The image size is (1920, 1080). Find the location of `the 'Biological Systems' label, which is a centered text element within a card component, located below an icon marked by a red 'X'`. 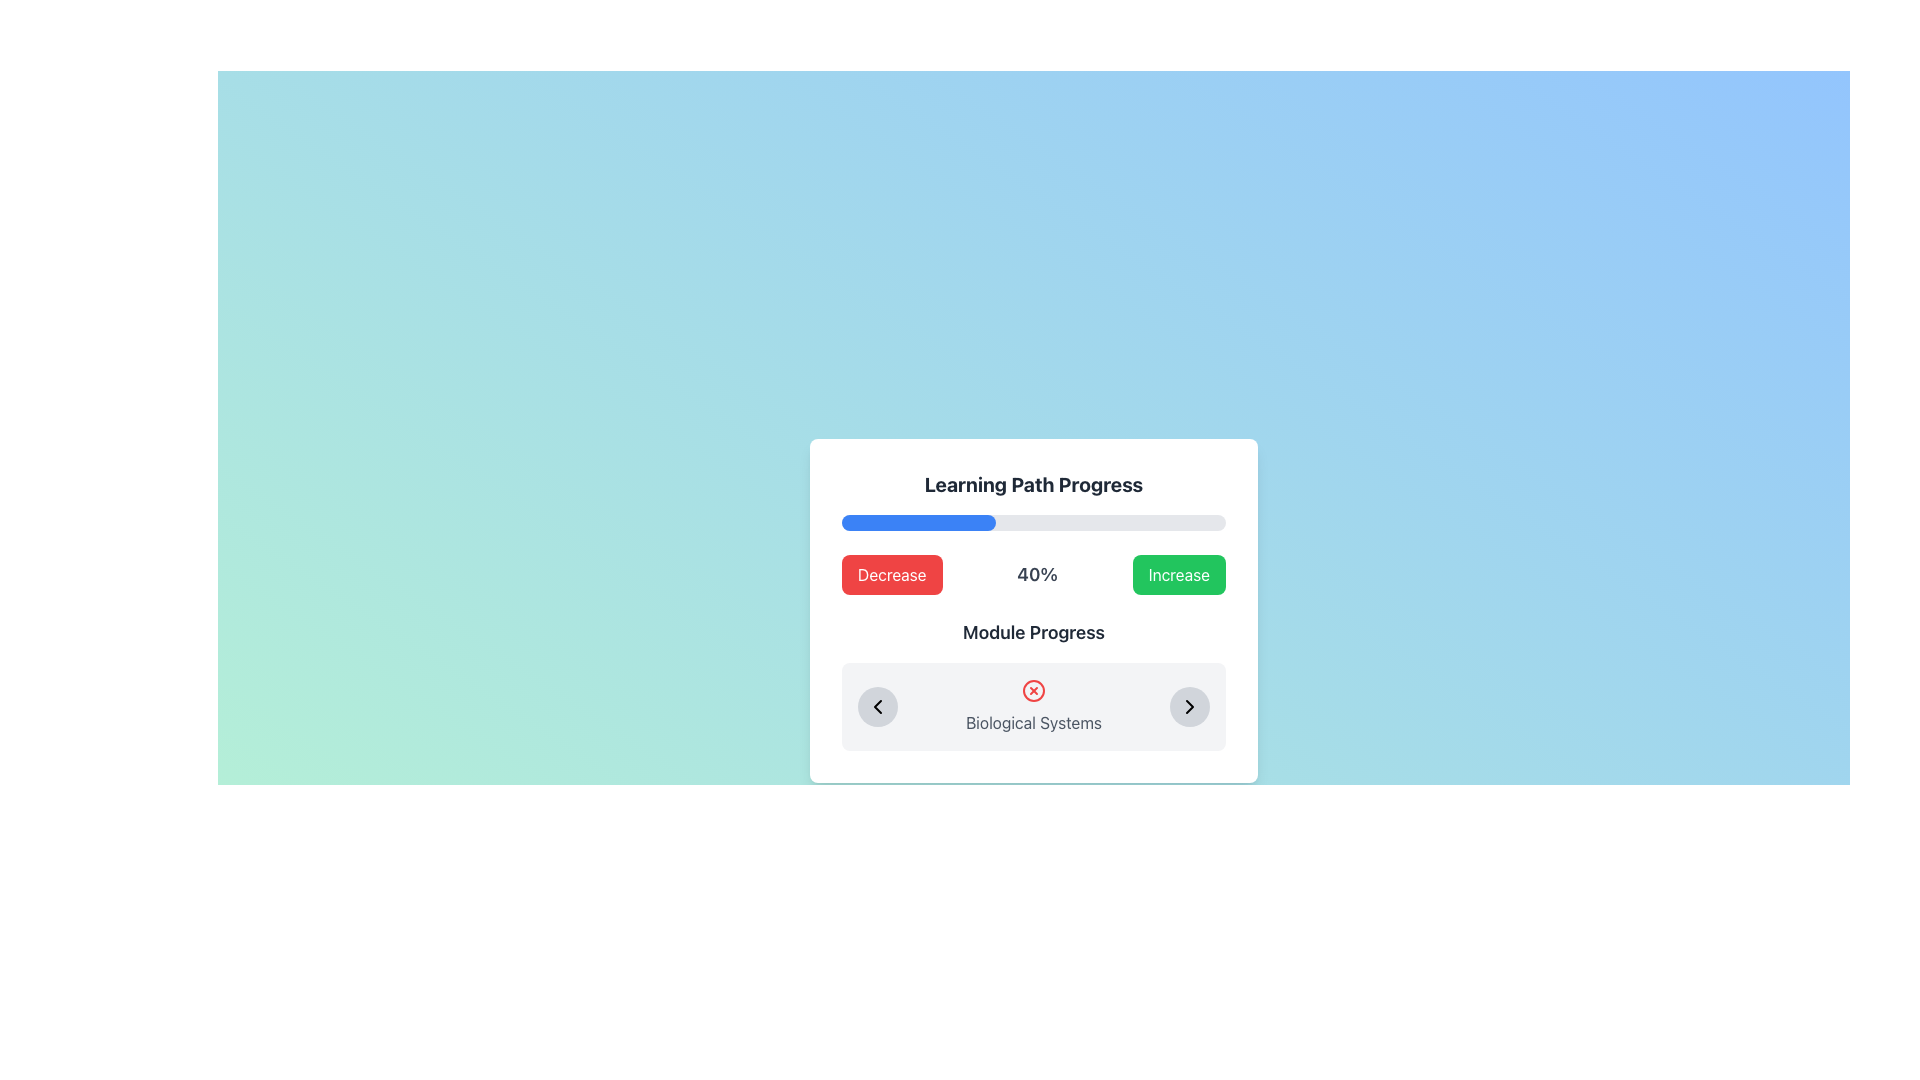

the 'Biological Systems' label, which is a centered text element within a card component, located below an icon marked by a red 'X' is located at coordinates (1033, 705).